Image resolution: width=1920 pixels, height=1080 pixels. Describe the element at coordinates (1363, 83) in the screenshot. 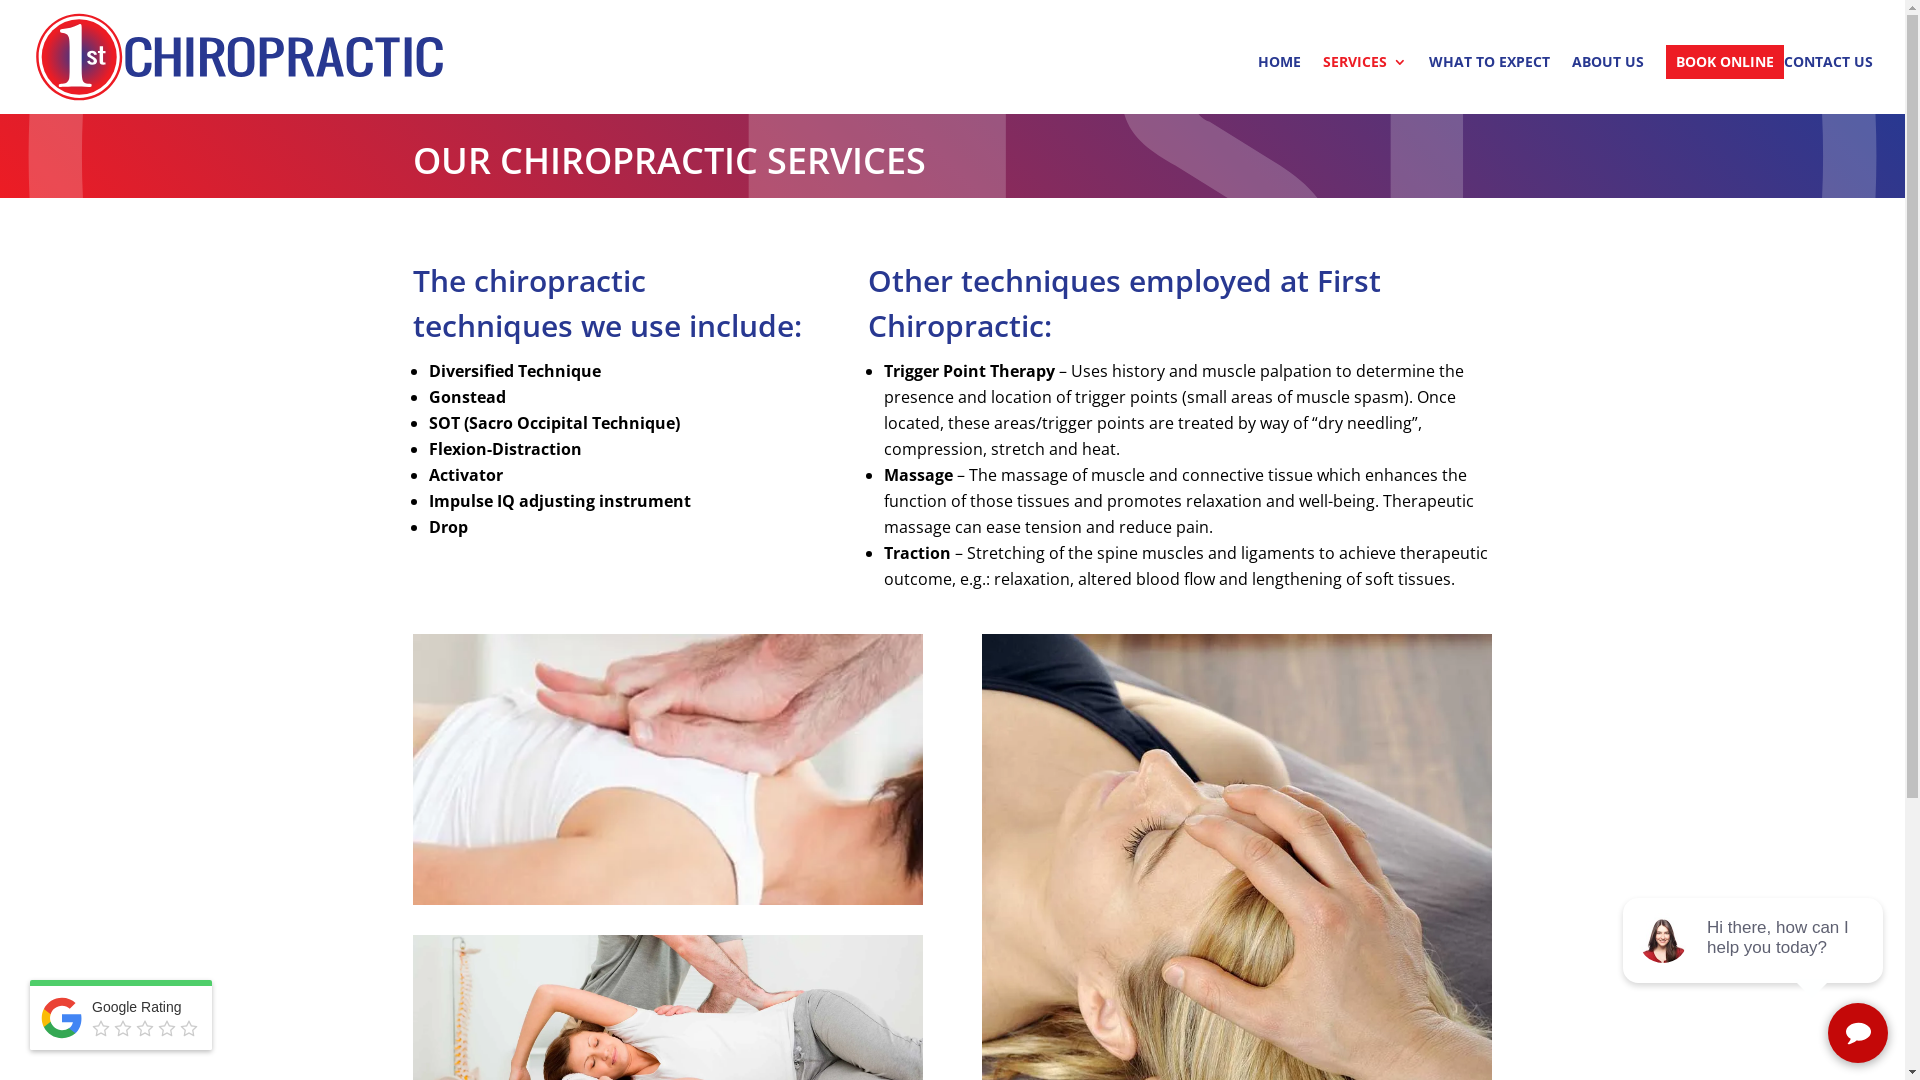

I see `'SERVICES'` at that location.